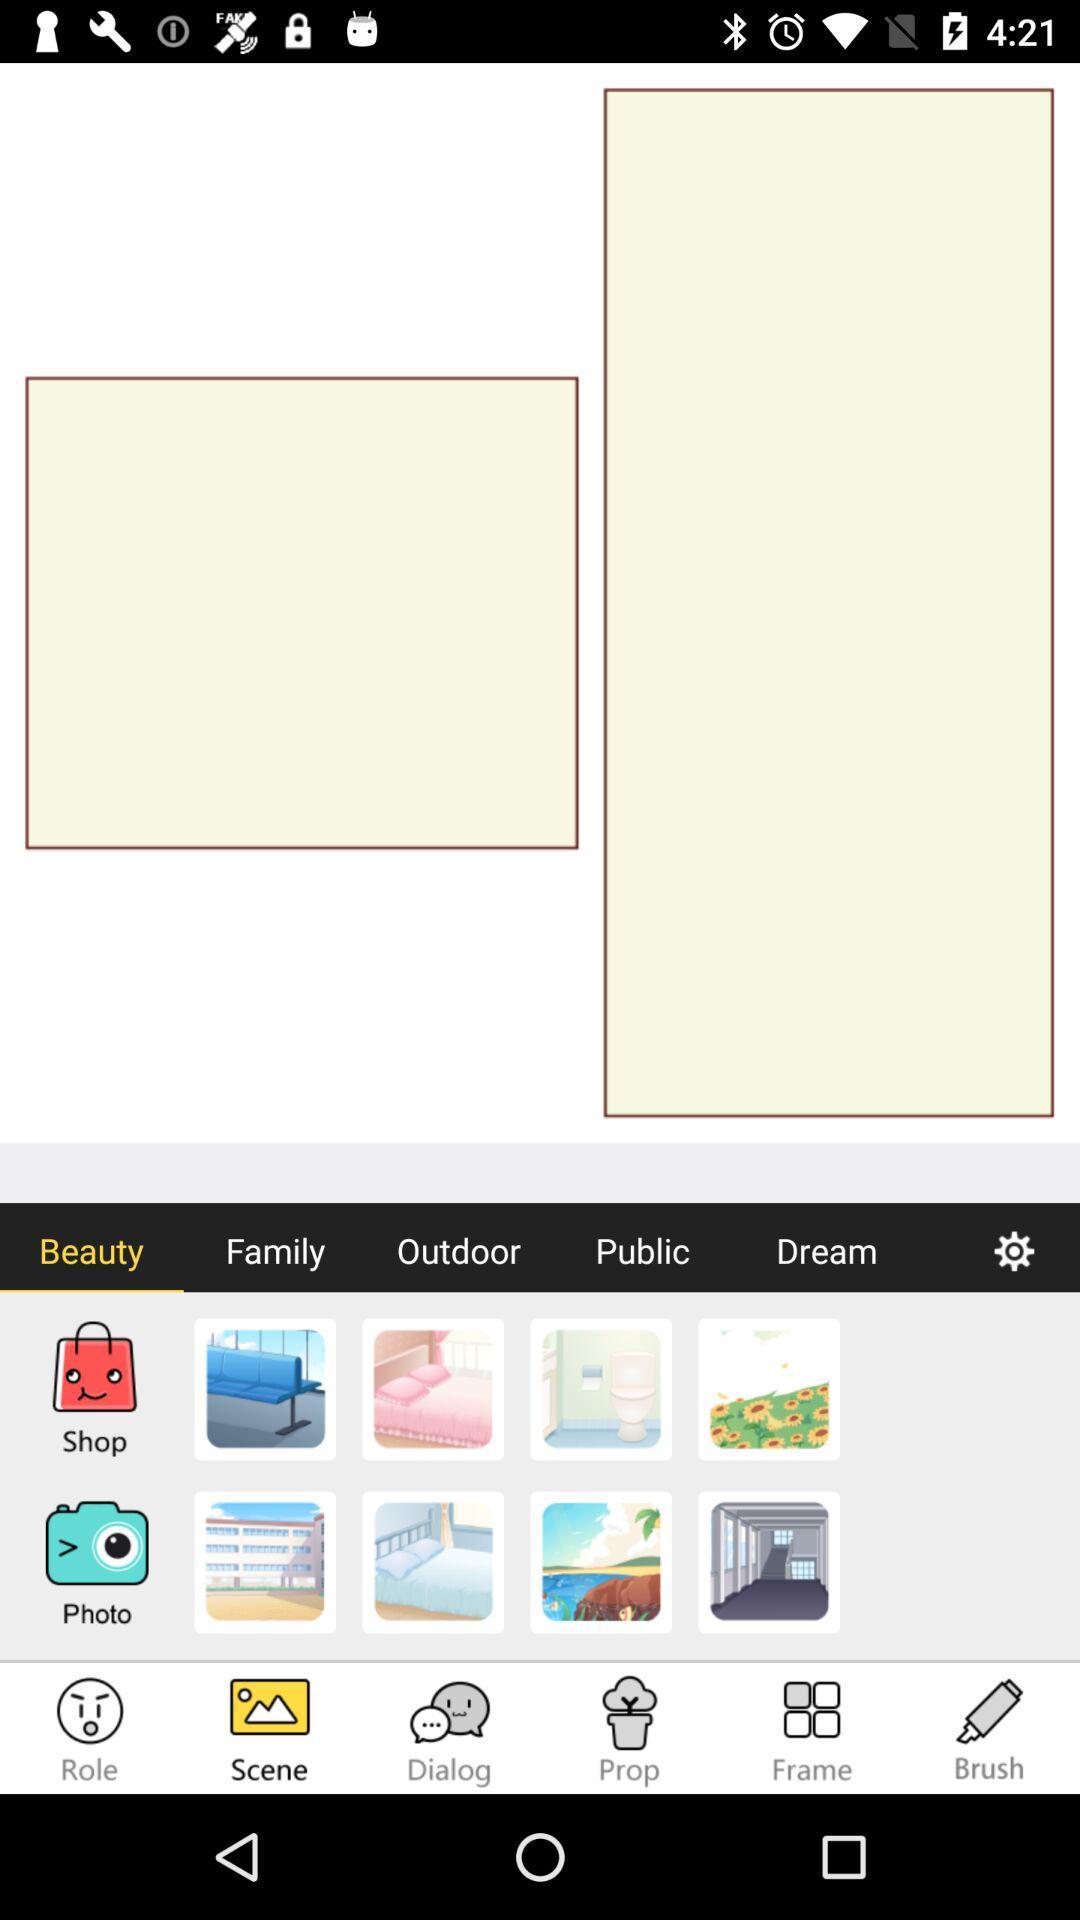  What do you see at coordinates (990, 1730) in the screenshot?
I see `the edit icon` at bounding box center [990, 1730].